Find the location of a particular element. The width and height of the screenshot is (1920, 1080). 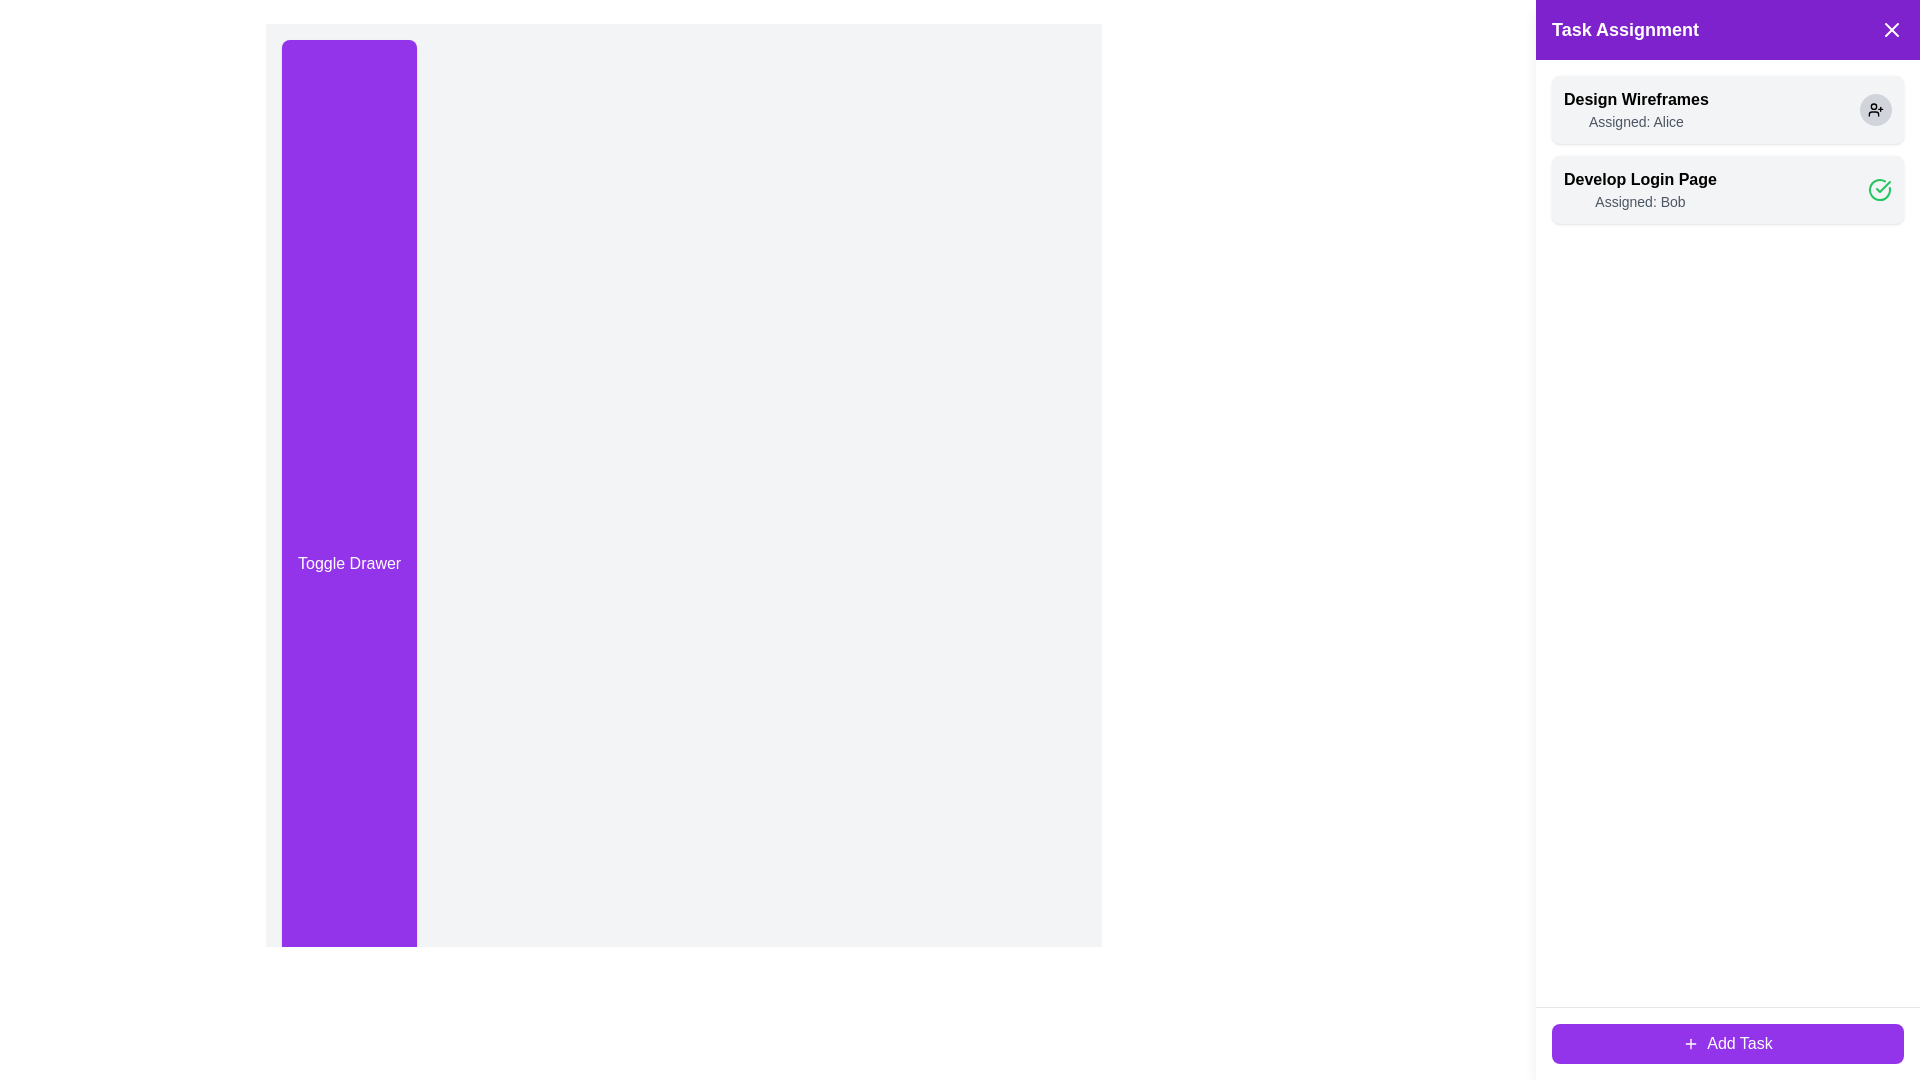

the second task item in the 'Task Assignment' sidebar, which displays the task name and assignee's name is located at coordinates (1640, 189).